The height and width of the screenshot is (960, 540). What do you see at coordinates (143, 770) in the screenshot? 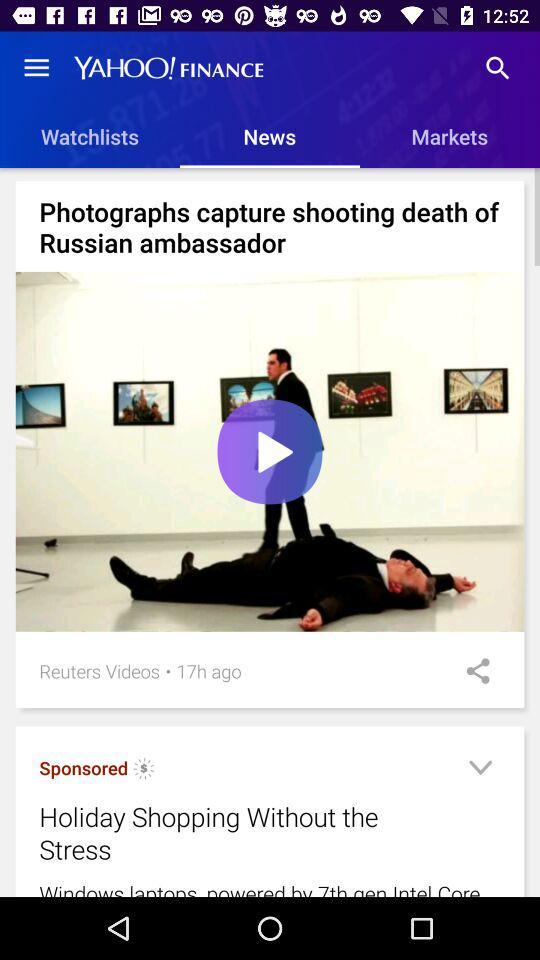
I see `the item to the right of sponsored item` at bounding box center [143, 770].